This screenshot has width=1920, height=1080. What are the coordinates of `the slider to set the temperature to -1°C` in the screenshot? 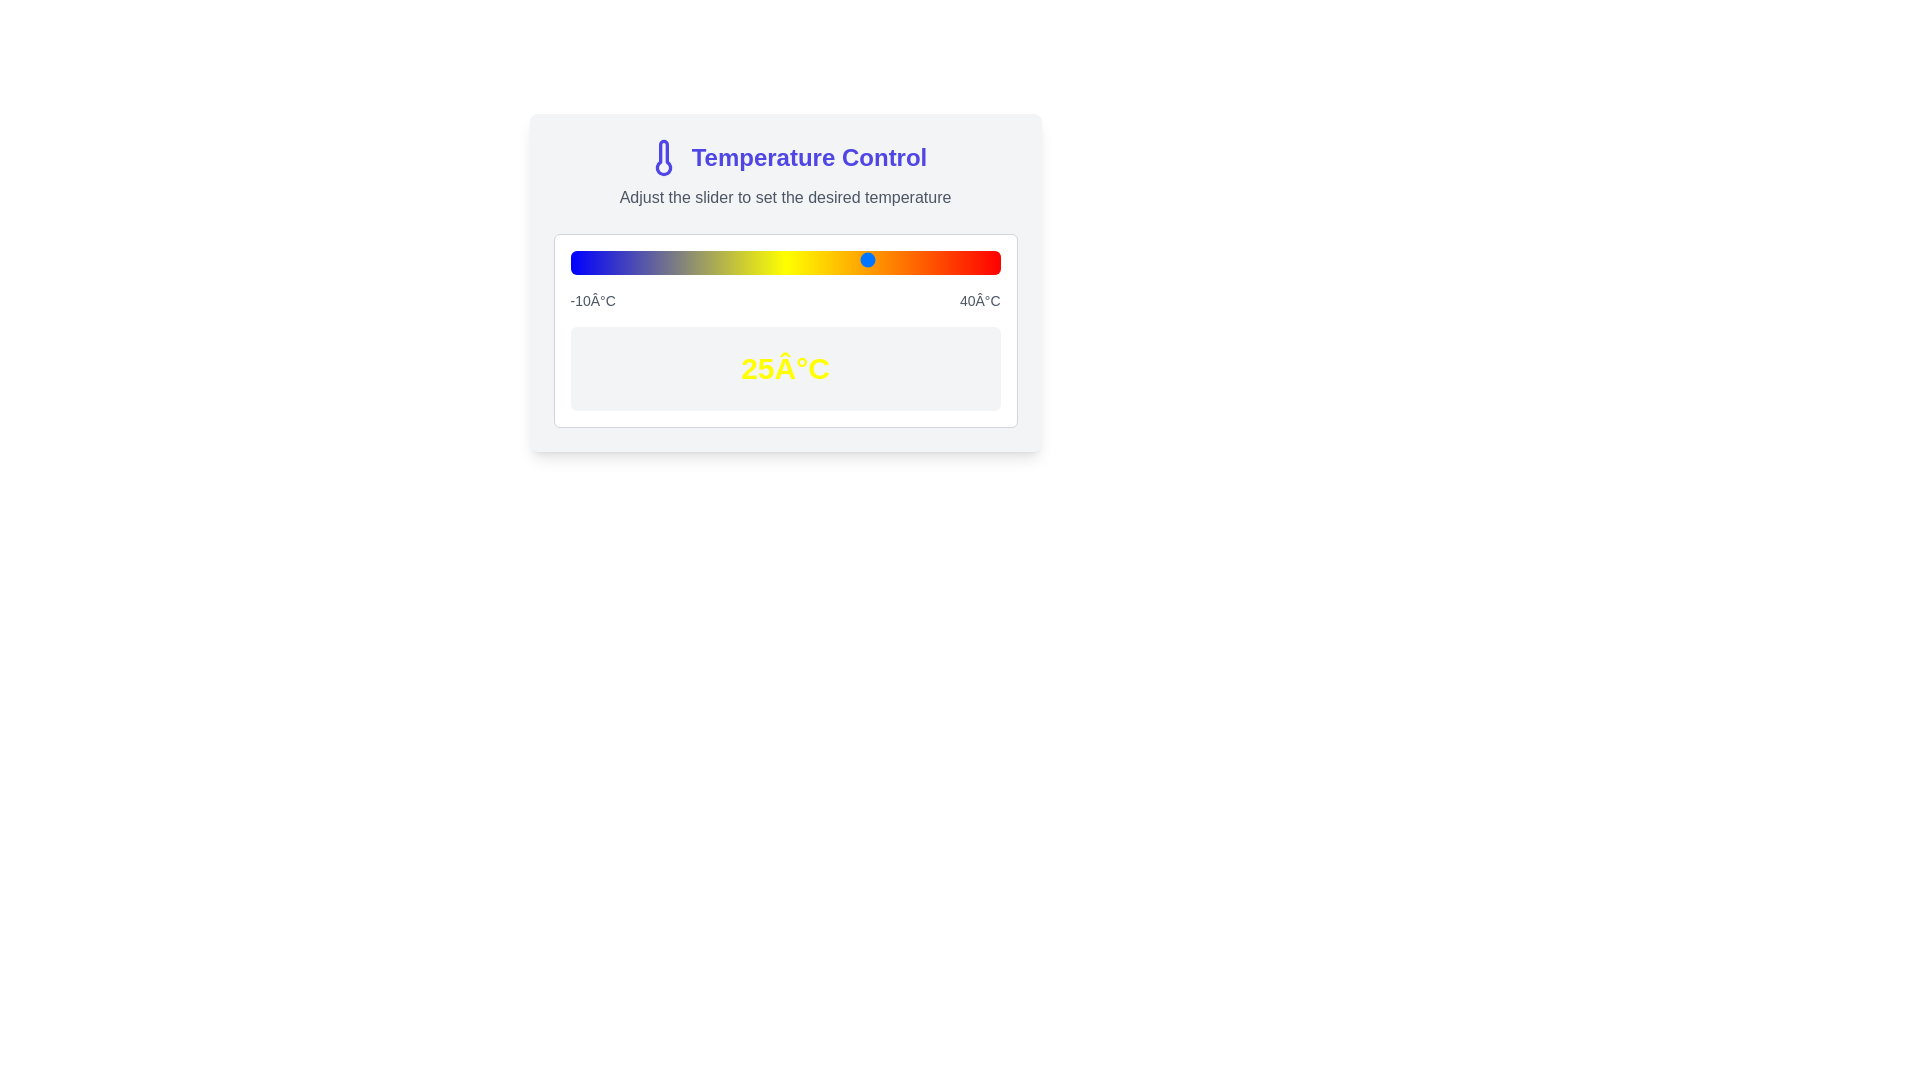 It's located at (647, 258).